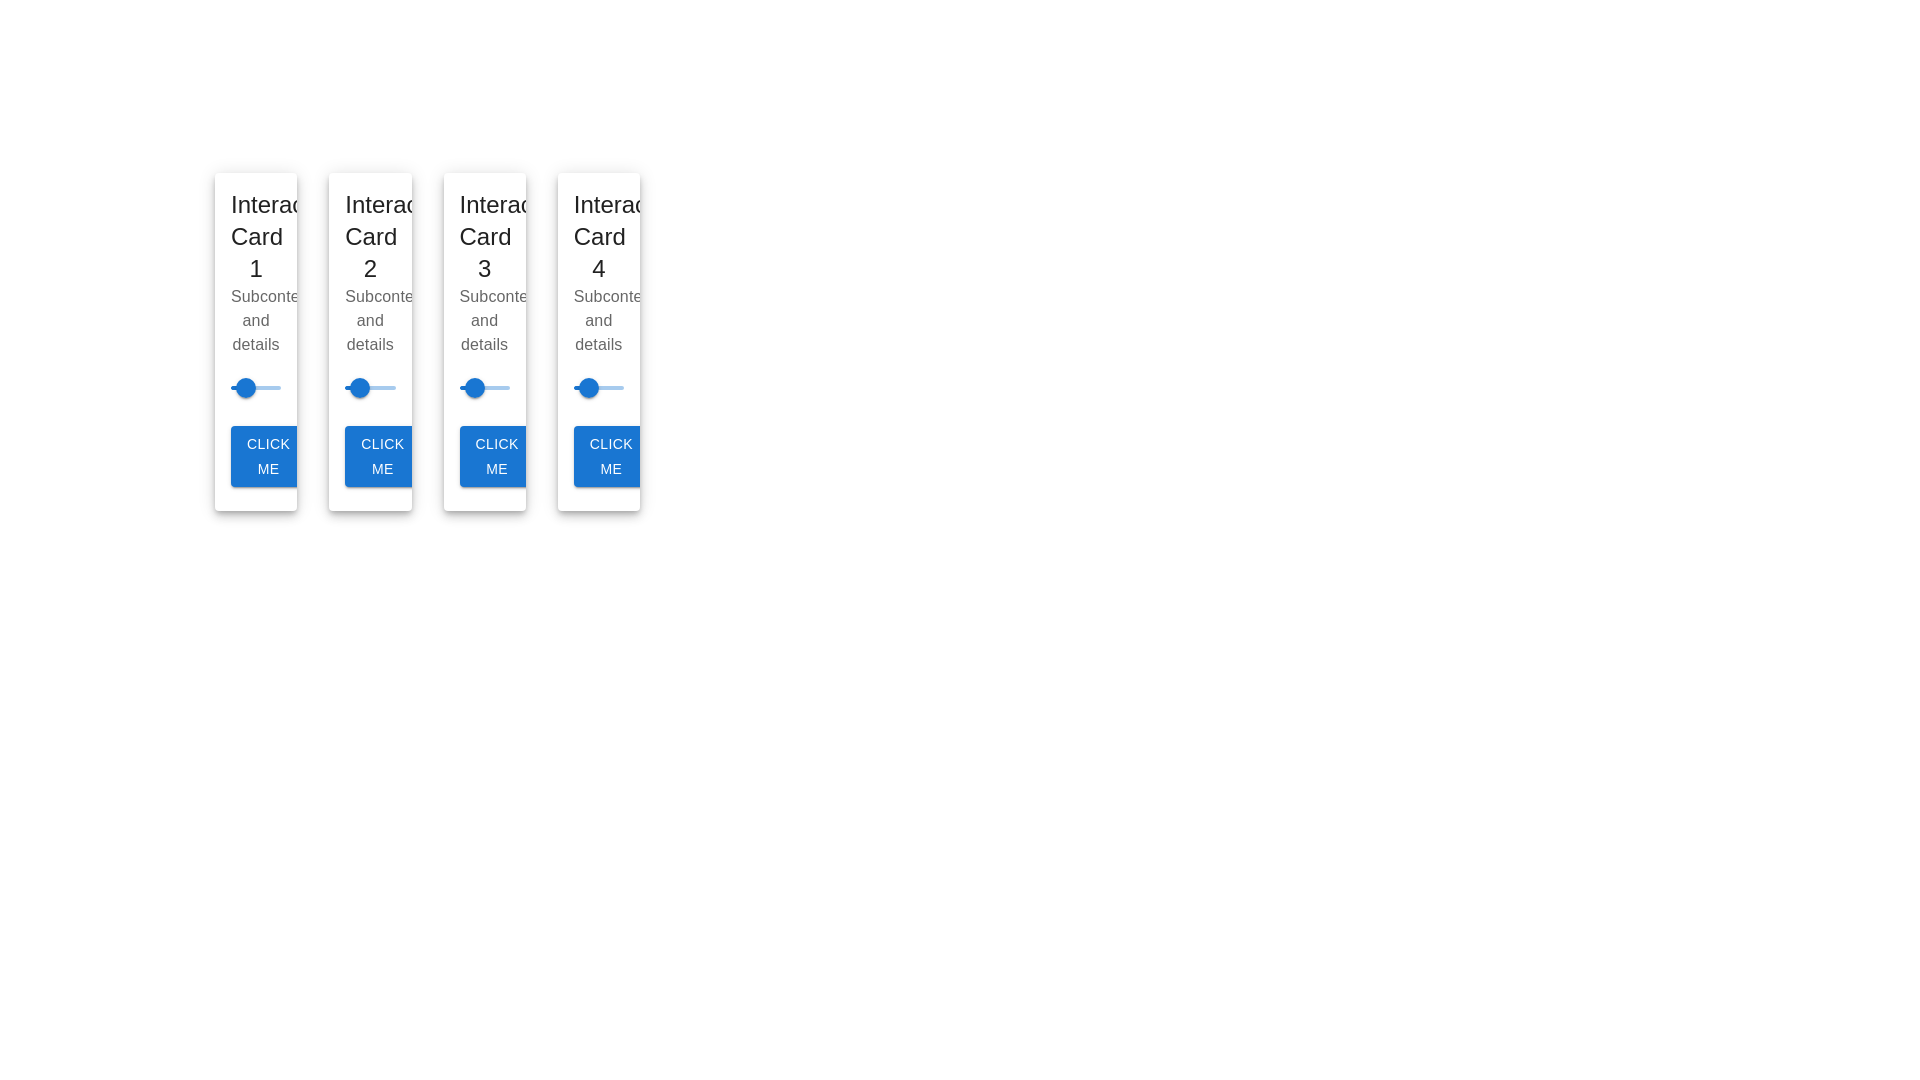 The image size is (1920, 1080). I want to click on the horizontal slider track located within the second card below the title 'Interact Card 2', so click(352, 388).